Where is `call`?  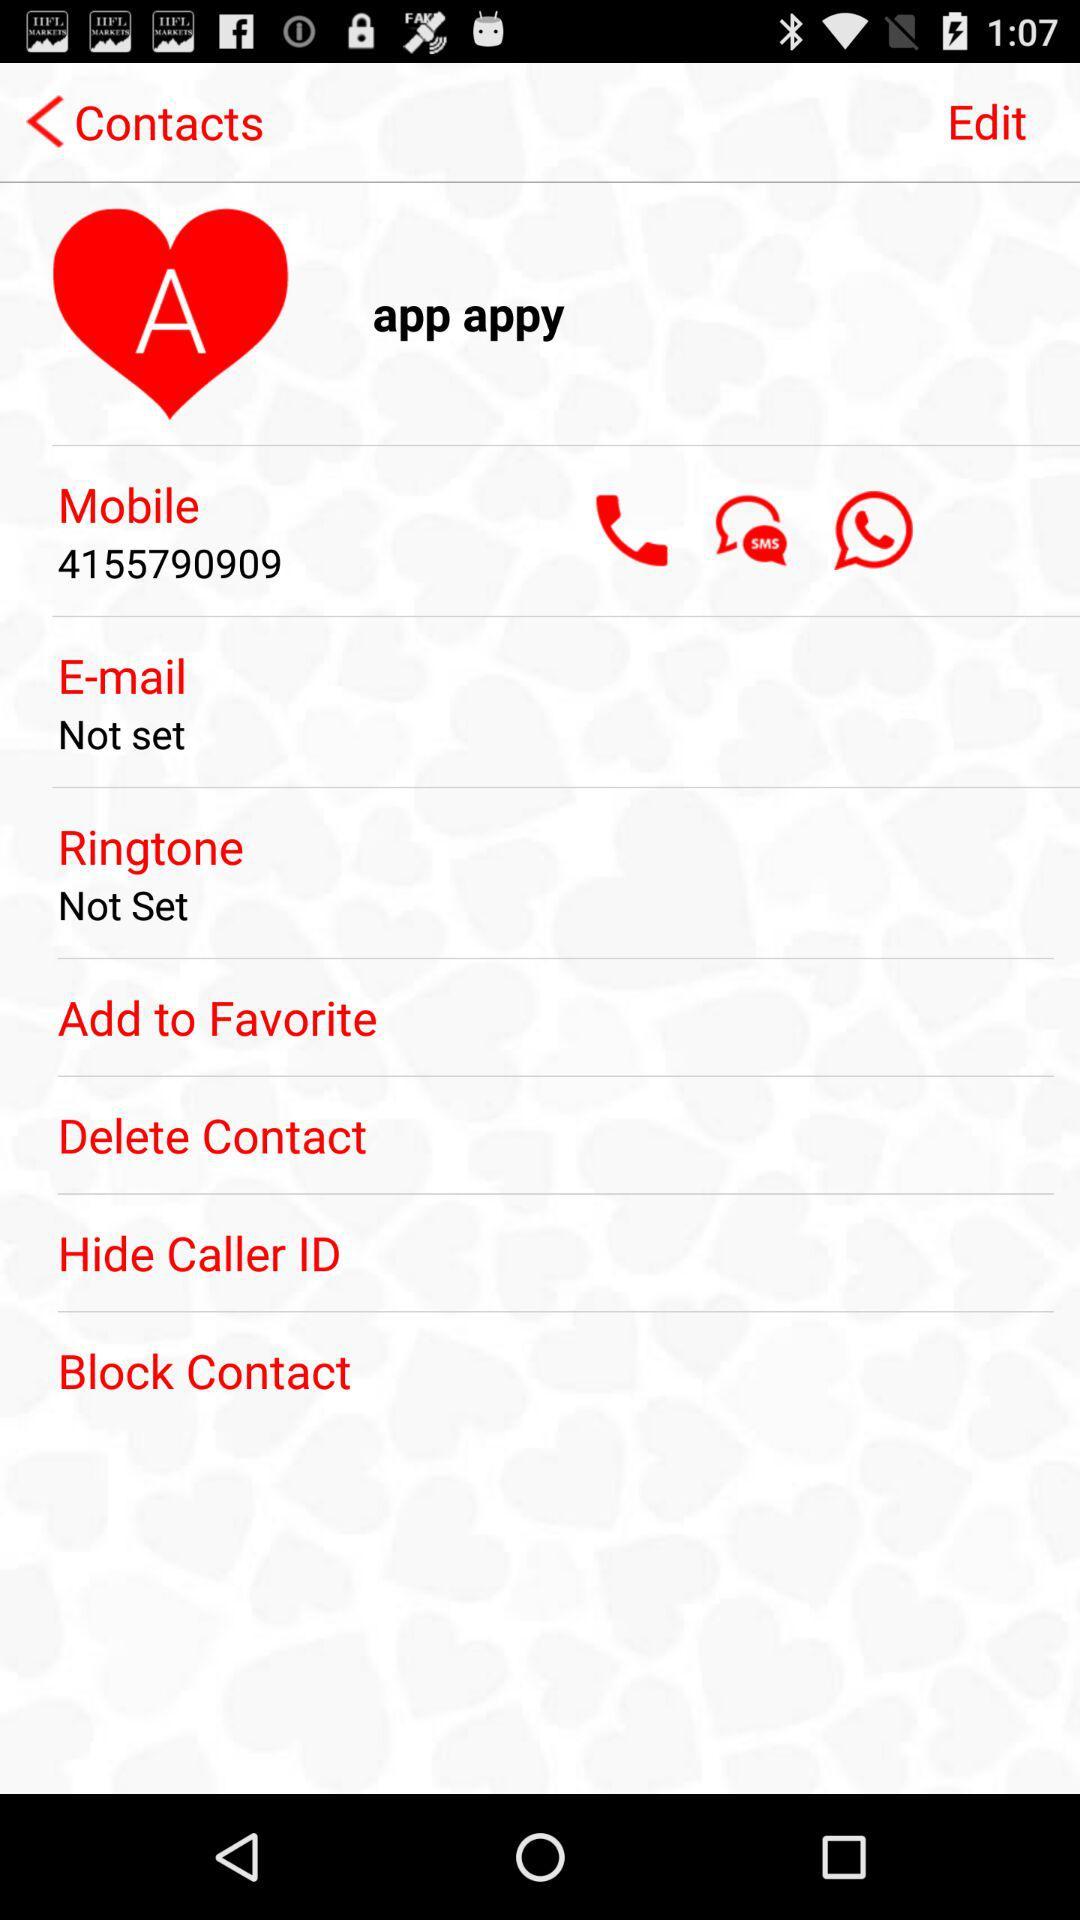 call is located at coordinates (631, 530).